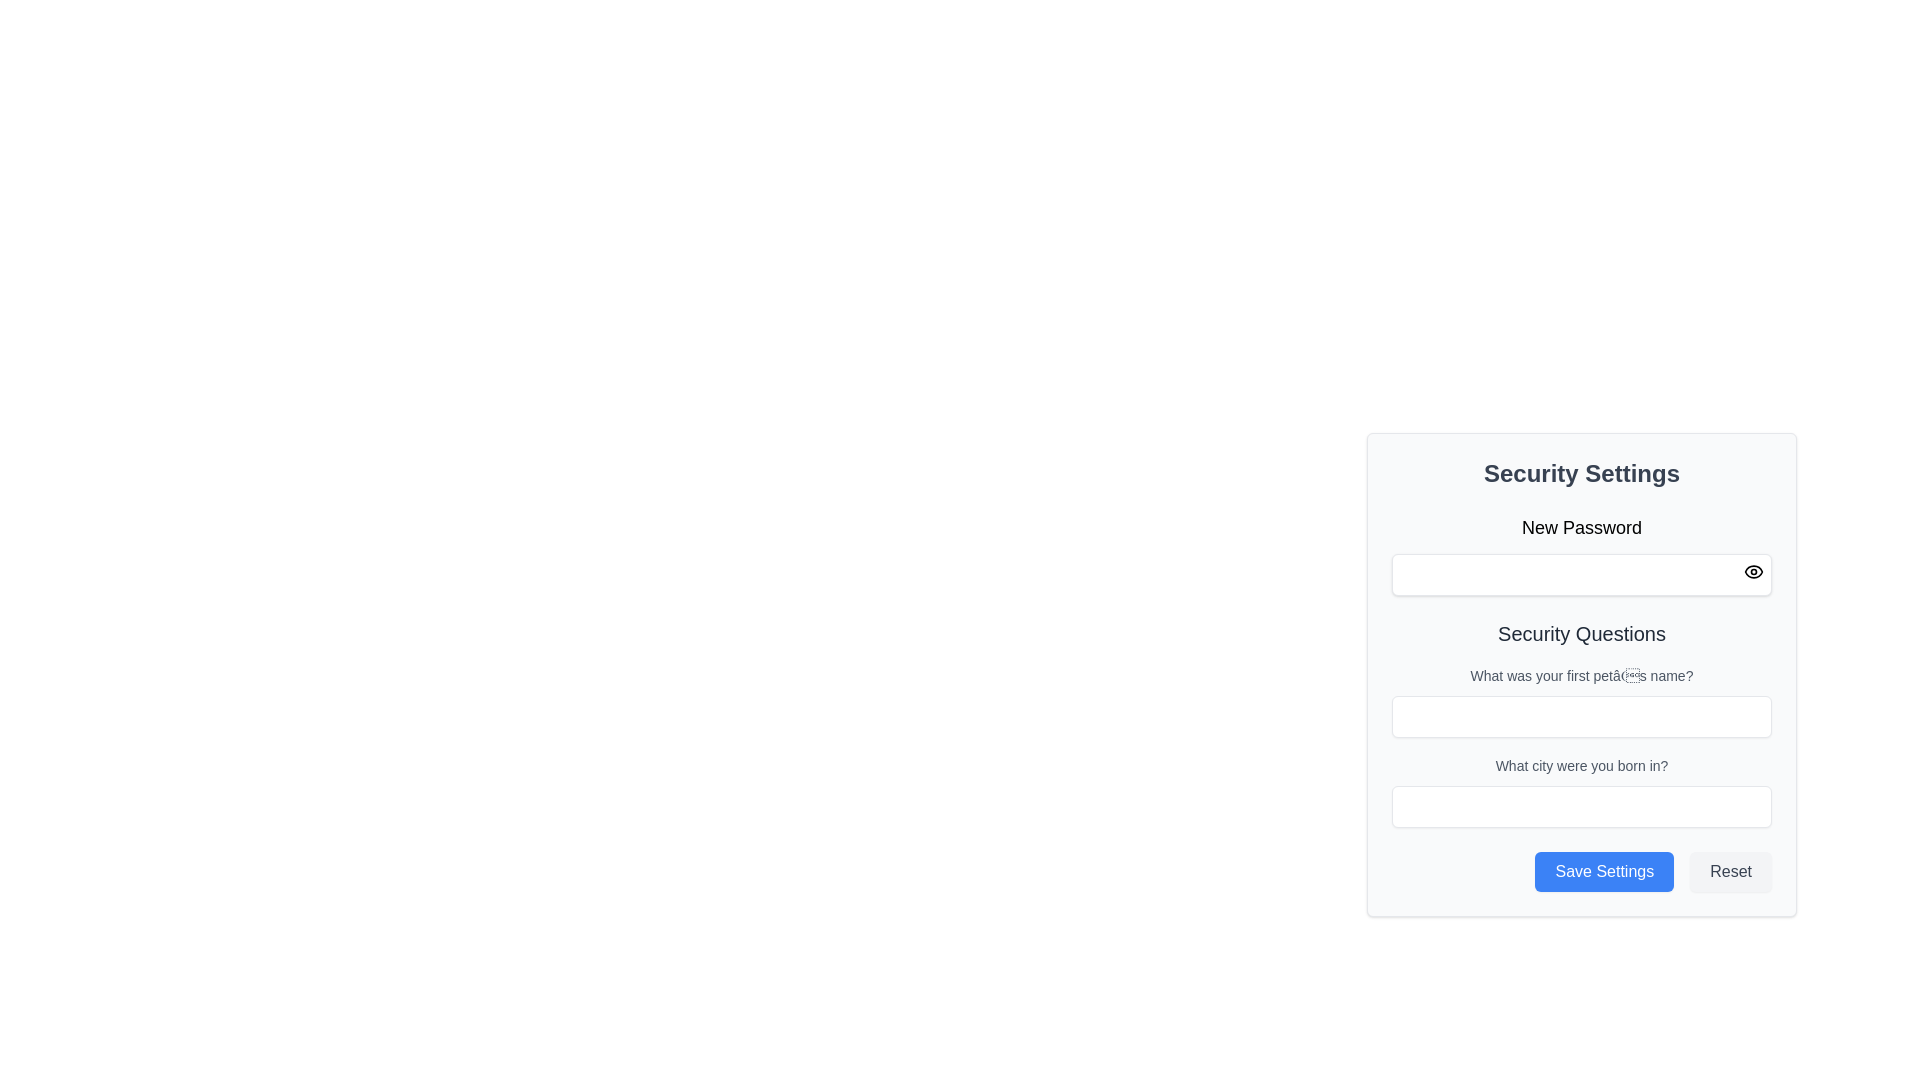  What do you see at coordinates (1581, 527) in the screenshot?
I see `the 'New Password' text label, which is bold and large, located in the 'Security Settings' section above the password input field` at bounding box center [1581, 527].